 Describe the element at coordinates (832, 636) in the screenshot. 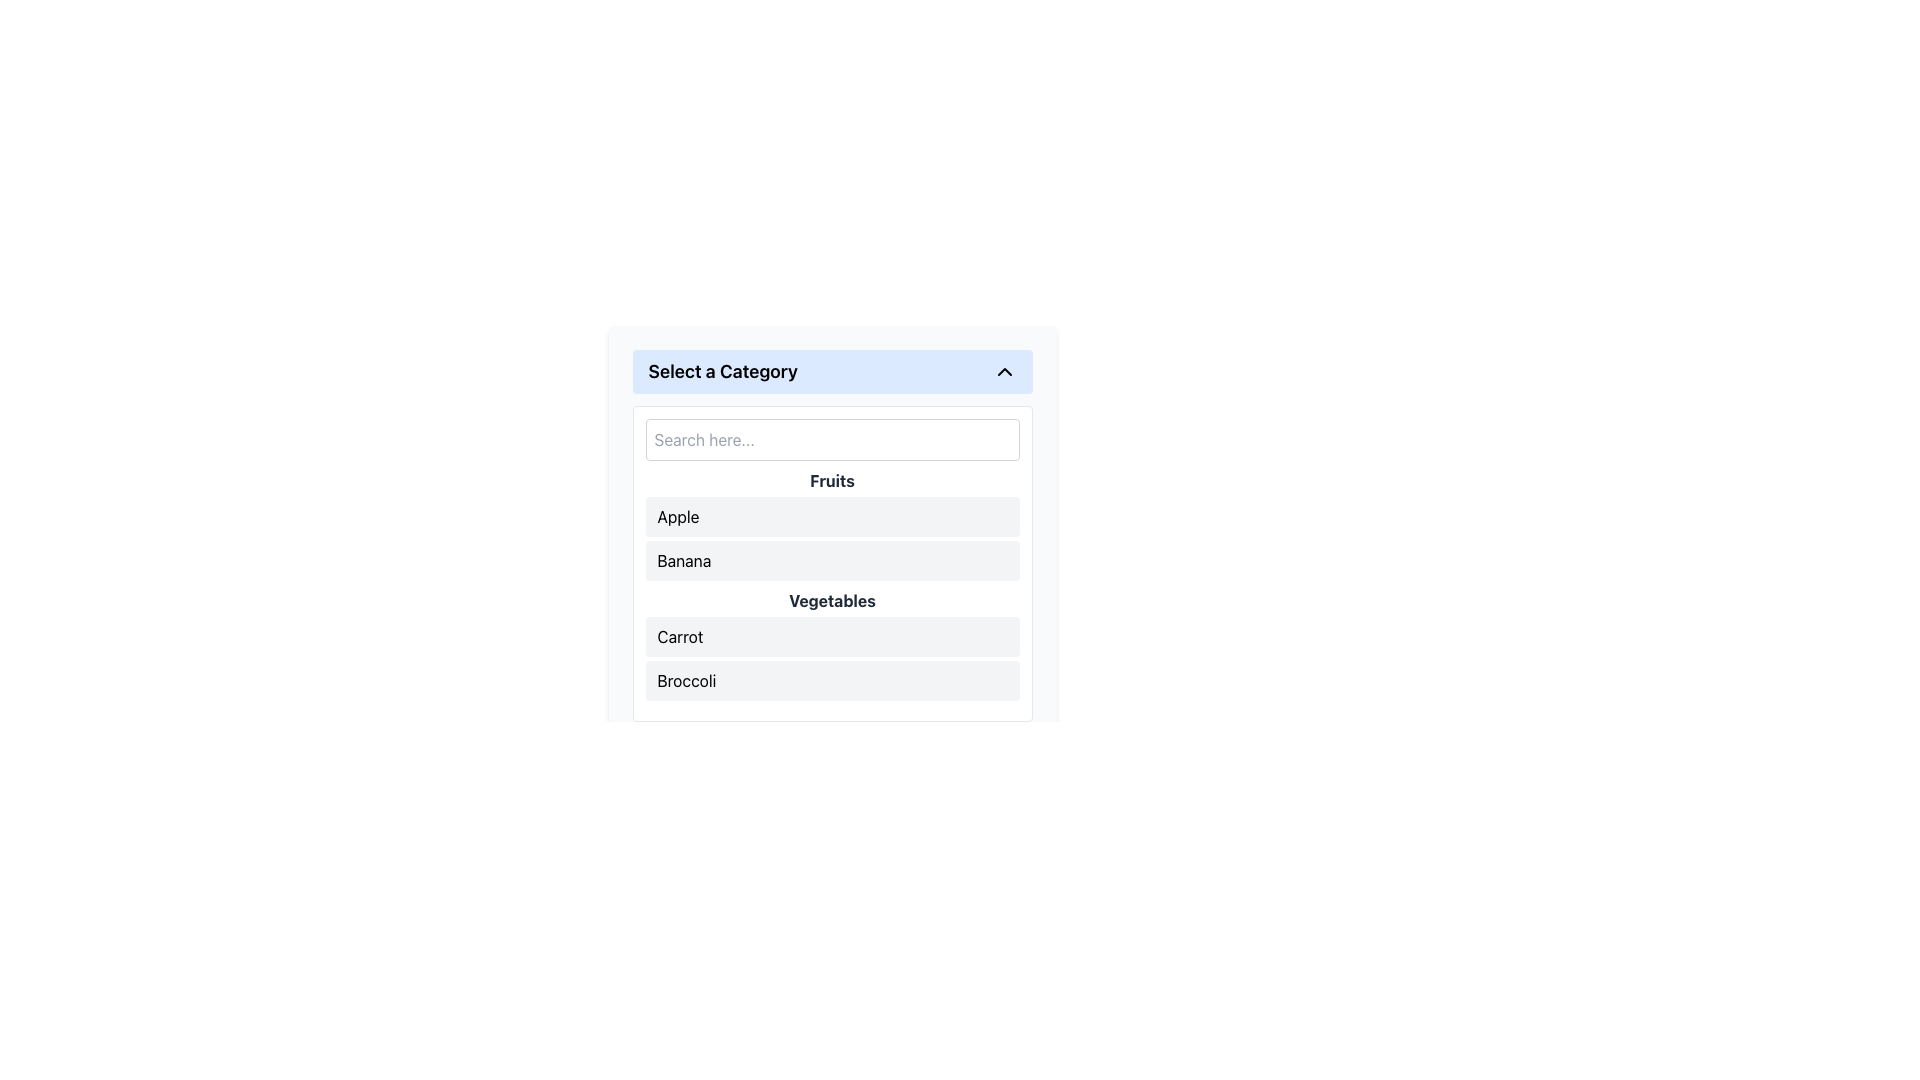

I see `the first selectable list item labeled 'Carrot' in the 'Vegetables' category of the dropdown` at that location.